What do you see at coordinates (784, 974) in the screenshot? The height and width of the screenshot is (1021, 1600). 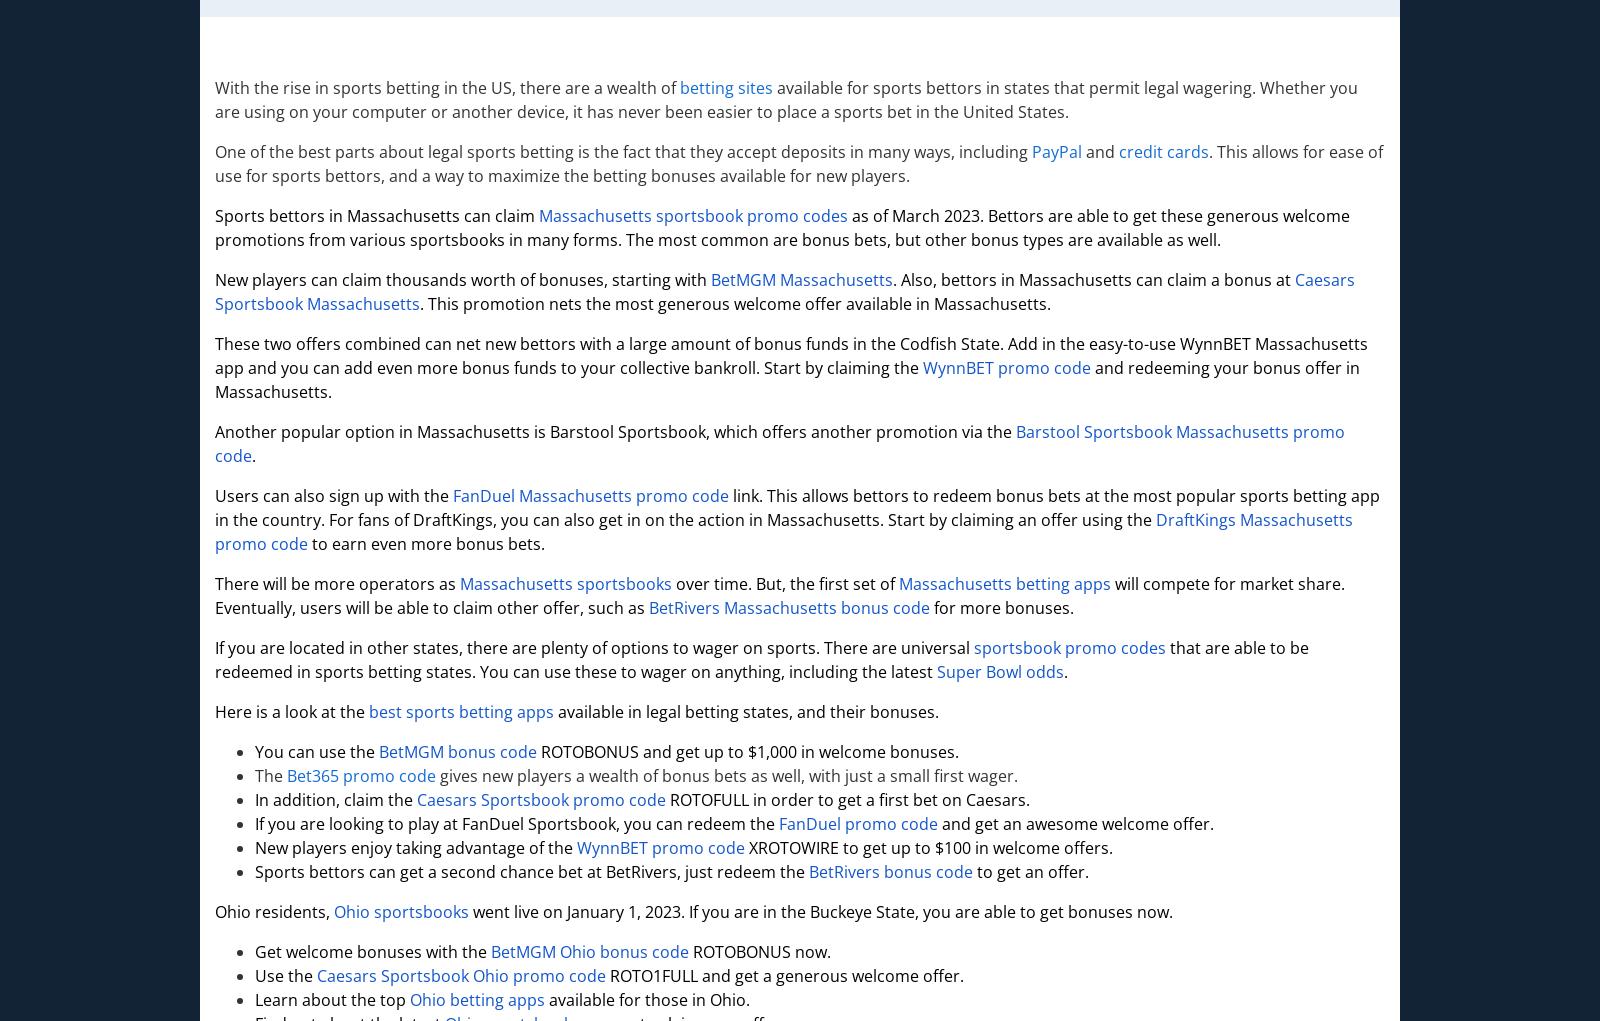 I see `'ROTO1FULL and get a generous welcome offer.'` at bounding box center [784, 974].